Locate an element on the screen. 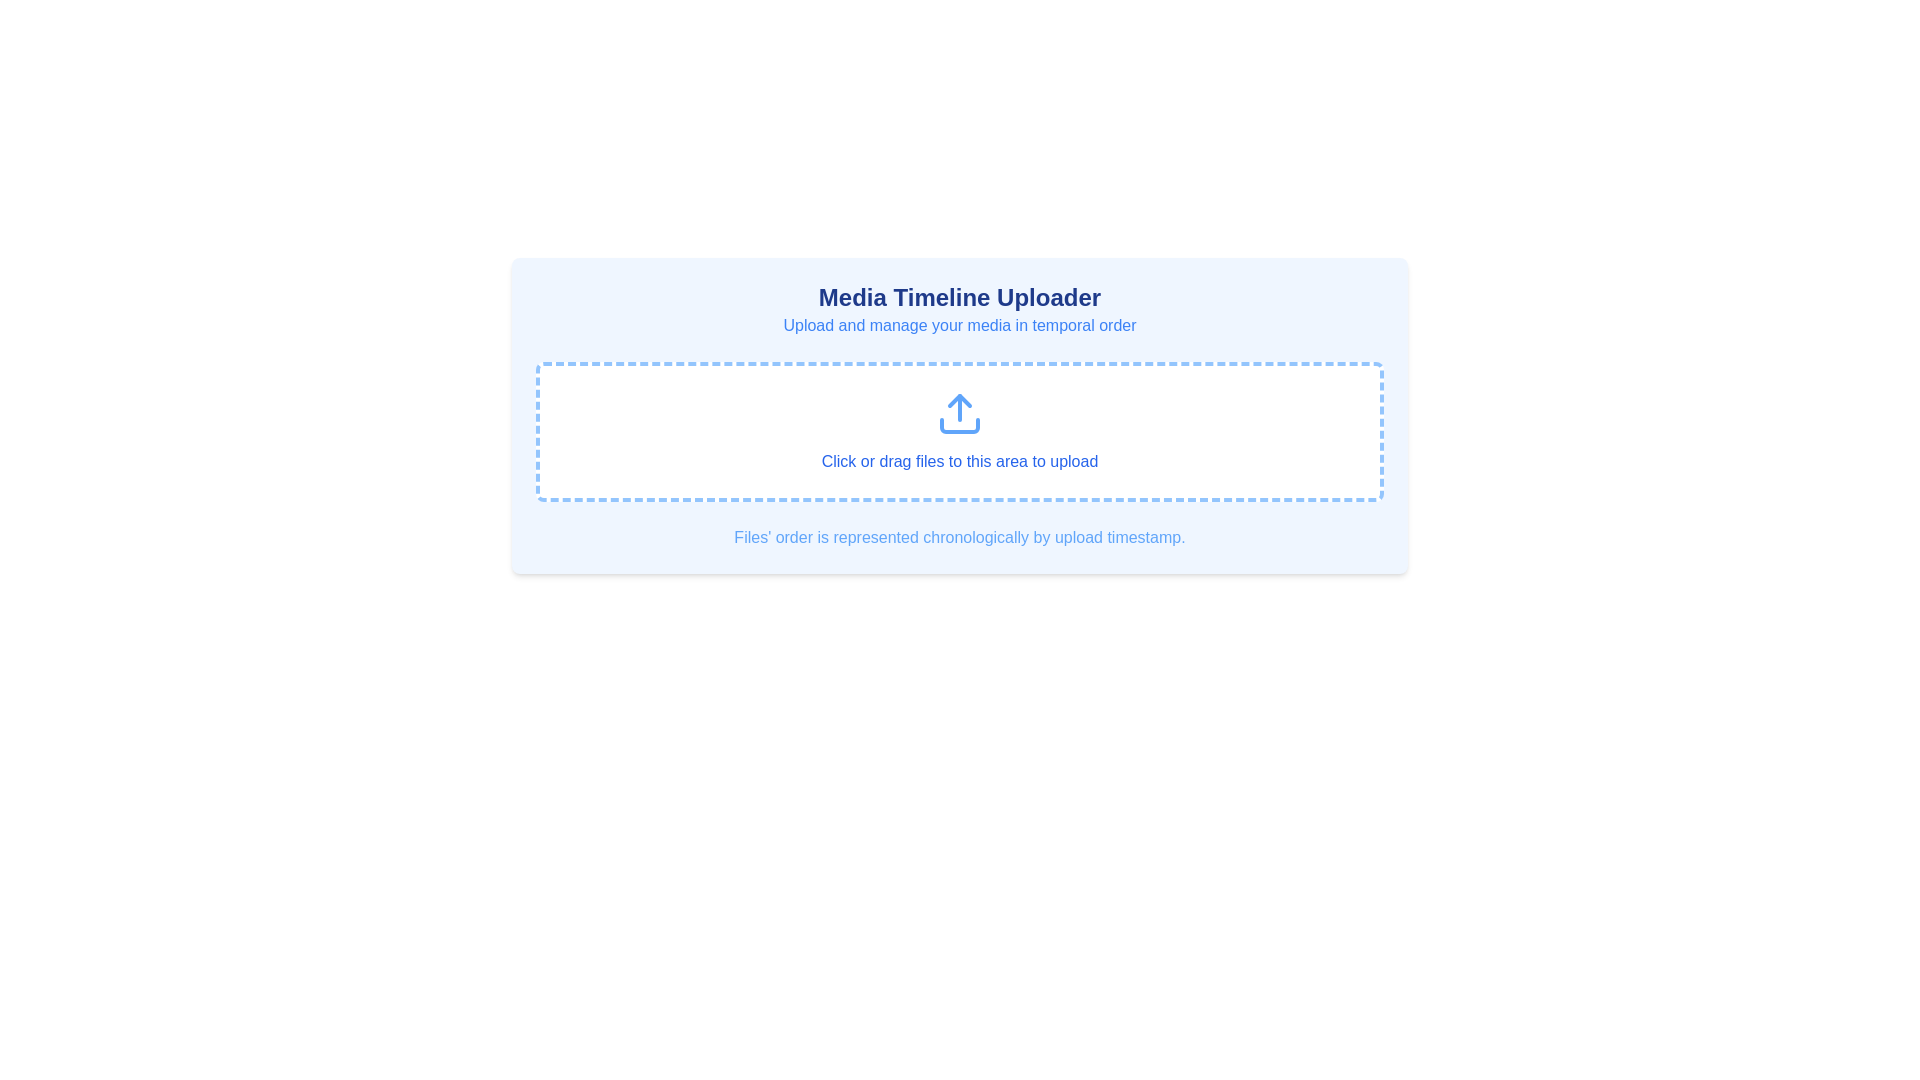 The width and height of the screenshot is (1920, 1080). the upload icon for keyboard navigation within the 'Media Timeline Uploader' interface is located at coordinates (960, 412).